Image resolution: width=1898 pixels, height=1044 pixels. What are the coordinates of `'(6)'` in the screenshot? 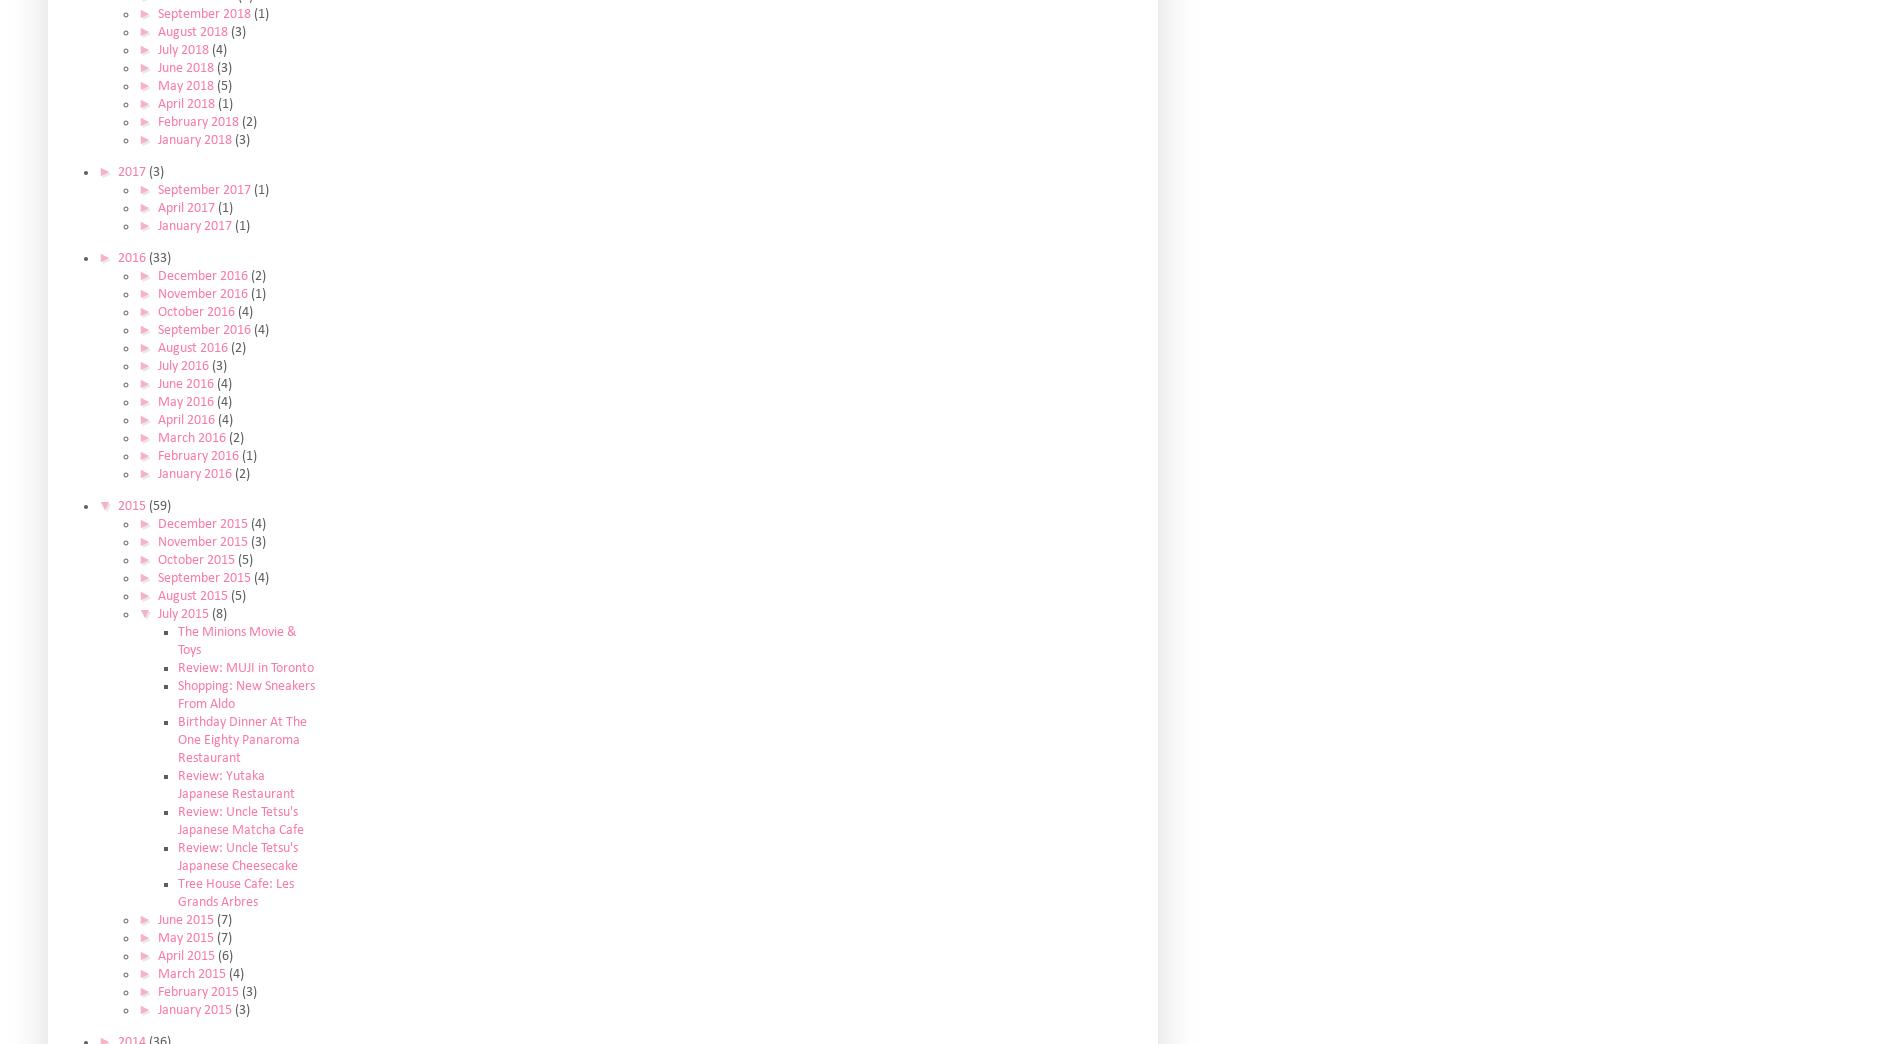 It's located at (223, 954).